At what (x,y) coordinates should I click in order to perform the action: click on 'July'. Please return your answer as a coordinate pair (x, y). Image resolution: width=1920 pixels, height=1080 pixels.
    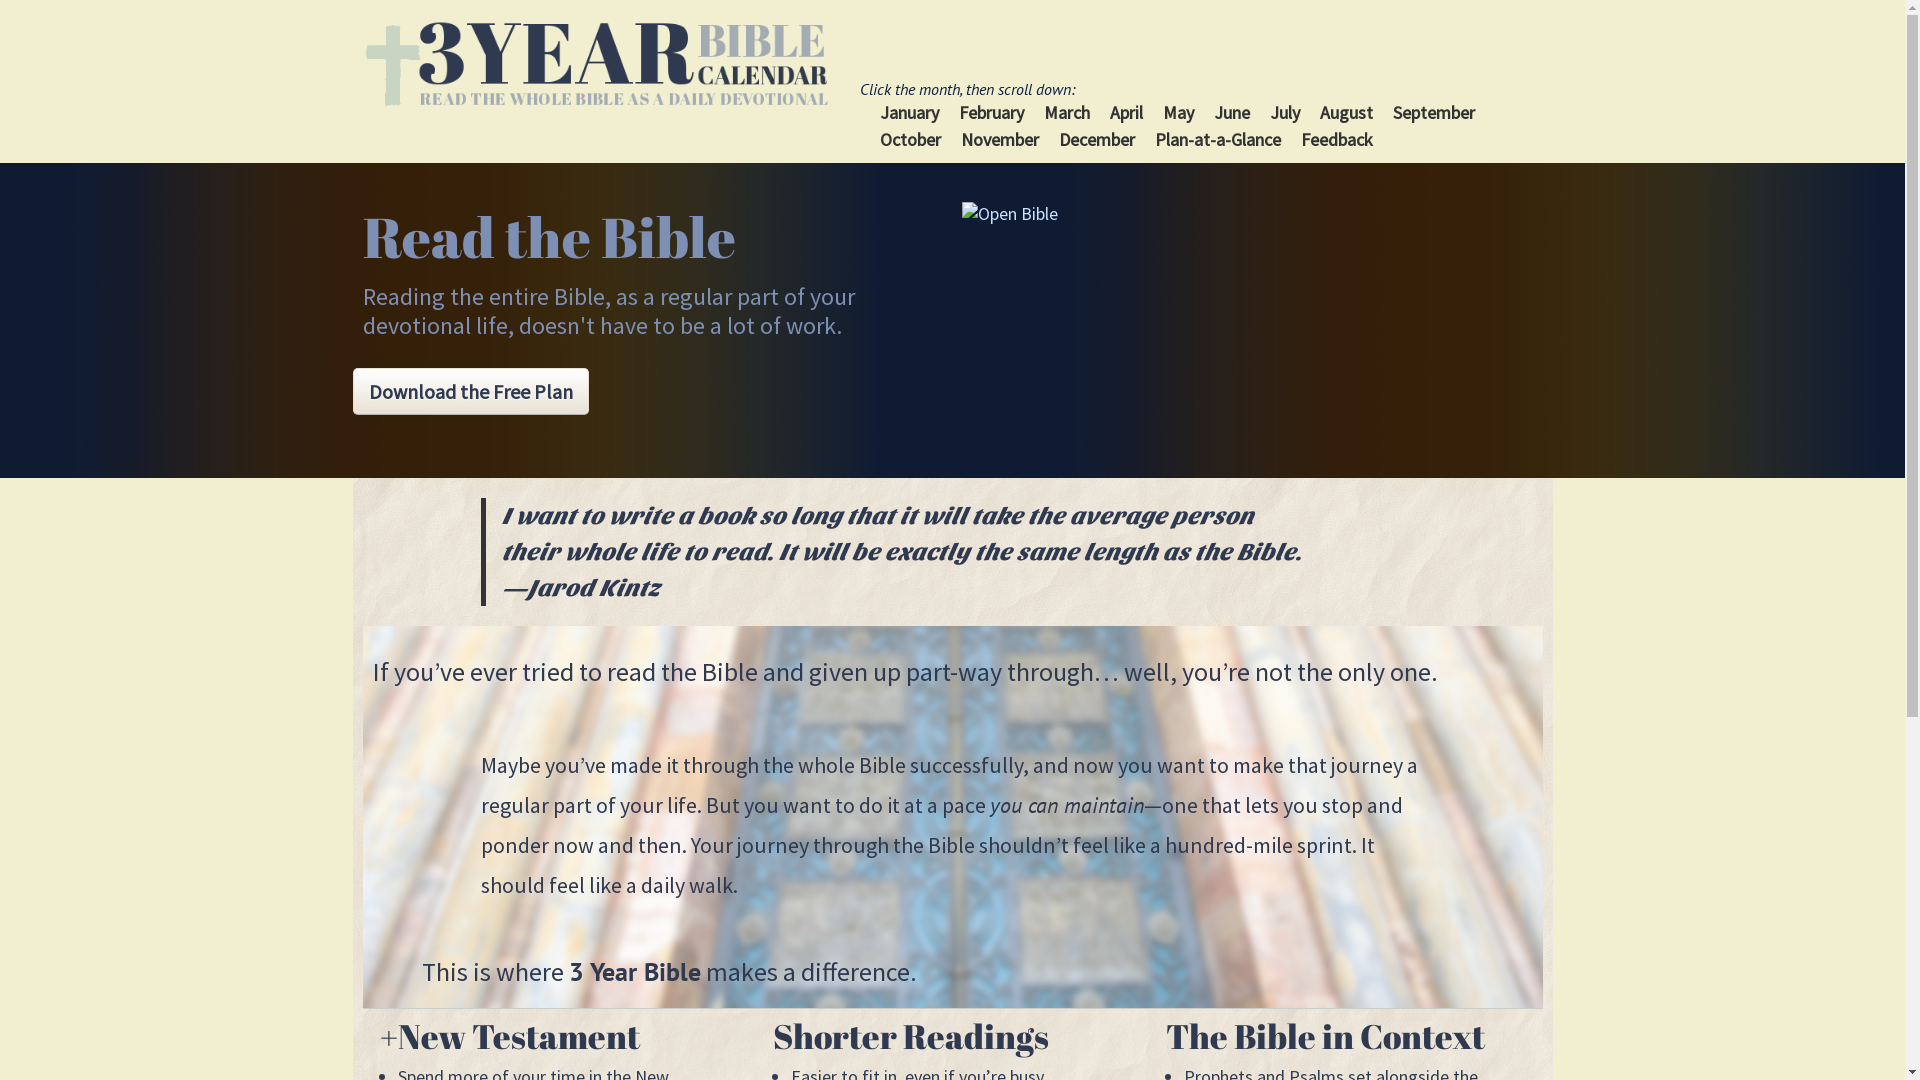
    Looking at the image, I should click on (1285, 112).